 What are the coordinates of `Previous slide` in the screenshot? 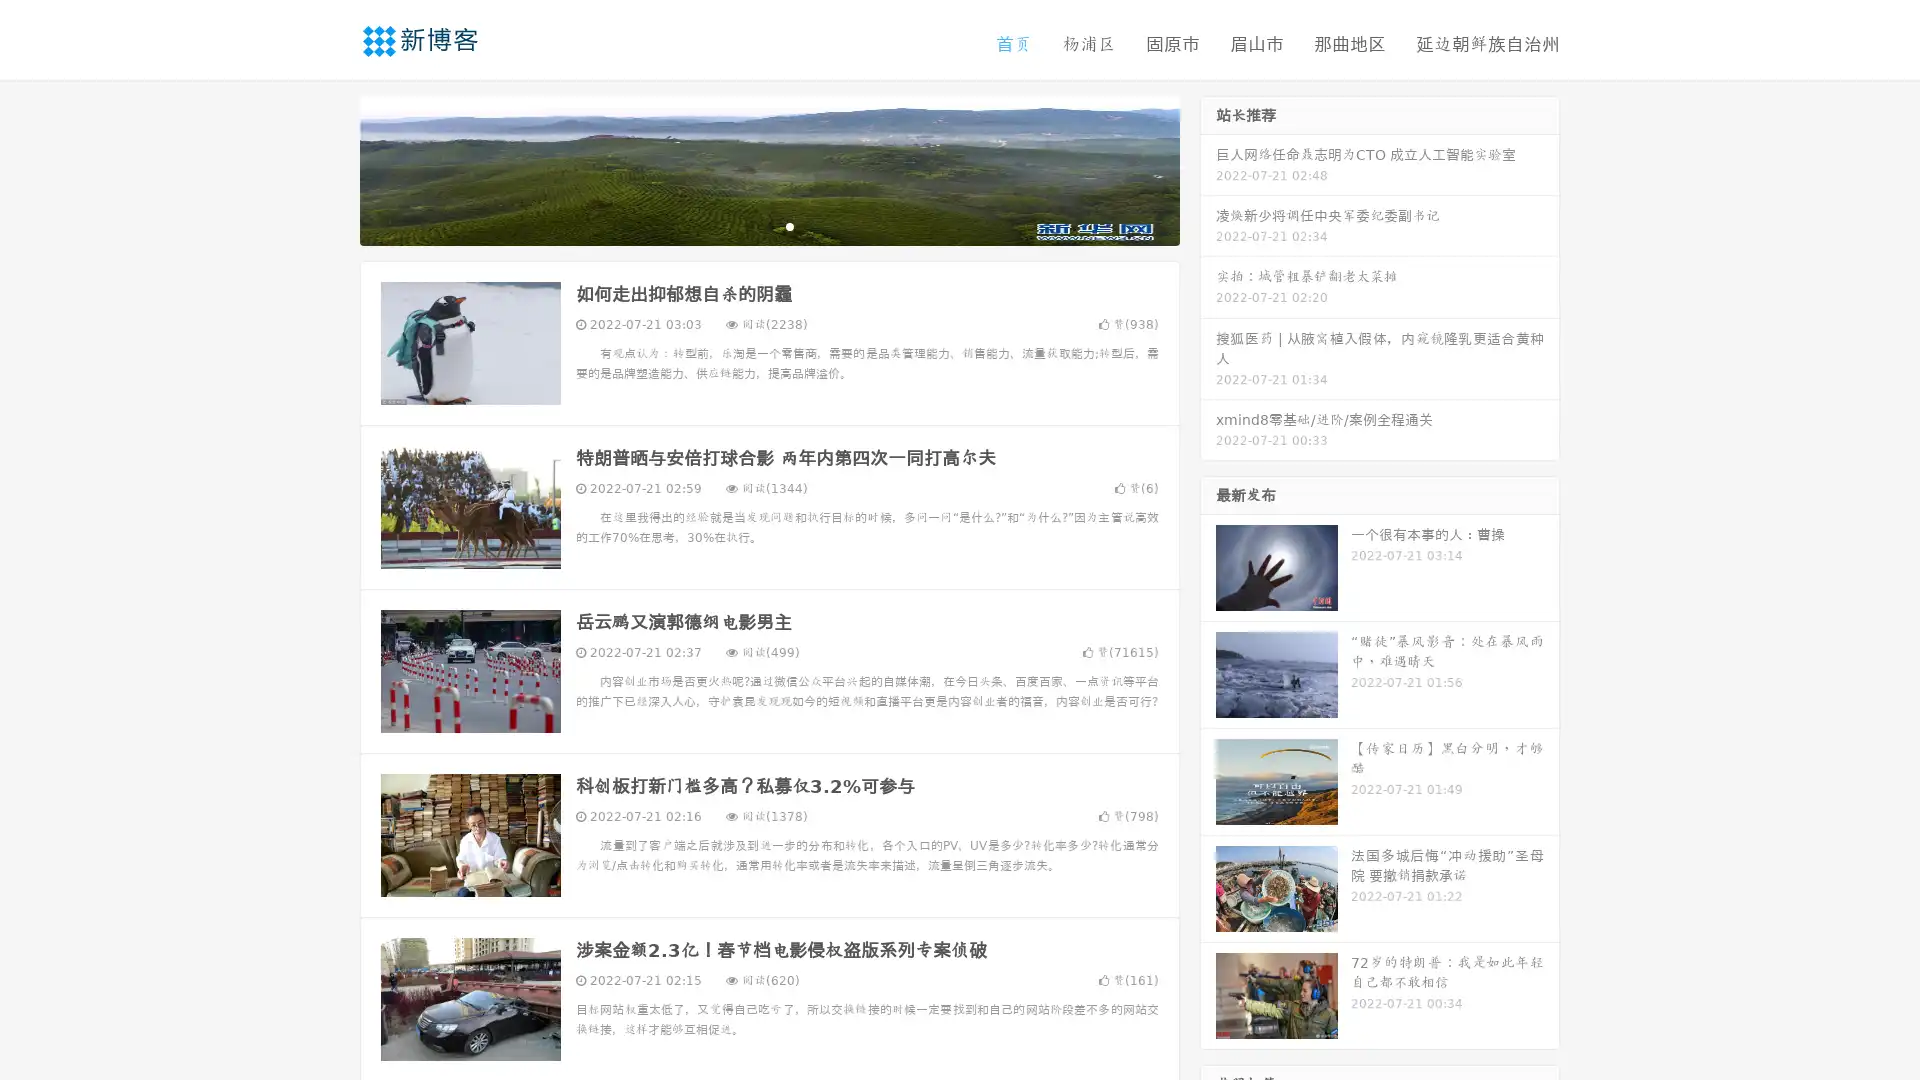 It's located at (330, 168).